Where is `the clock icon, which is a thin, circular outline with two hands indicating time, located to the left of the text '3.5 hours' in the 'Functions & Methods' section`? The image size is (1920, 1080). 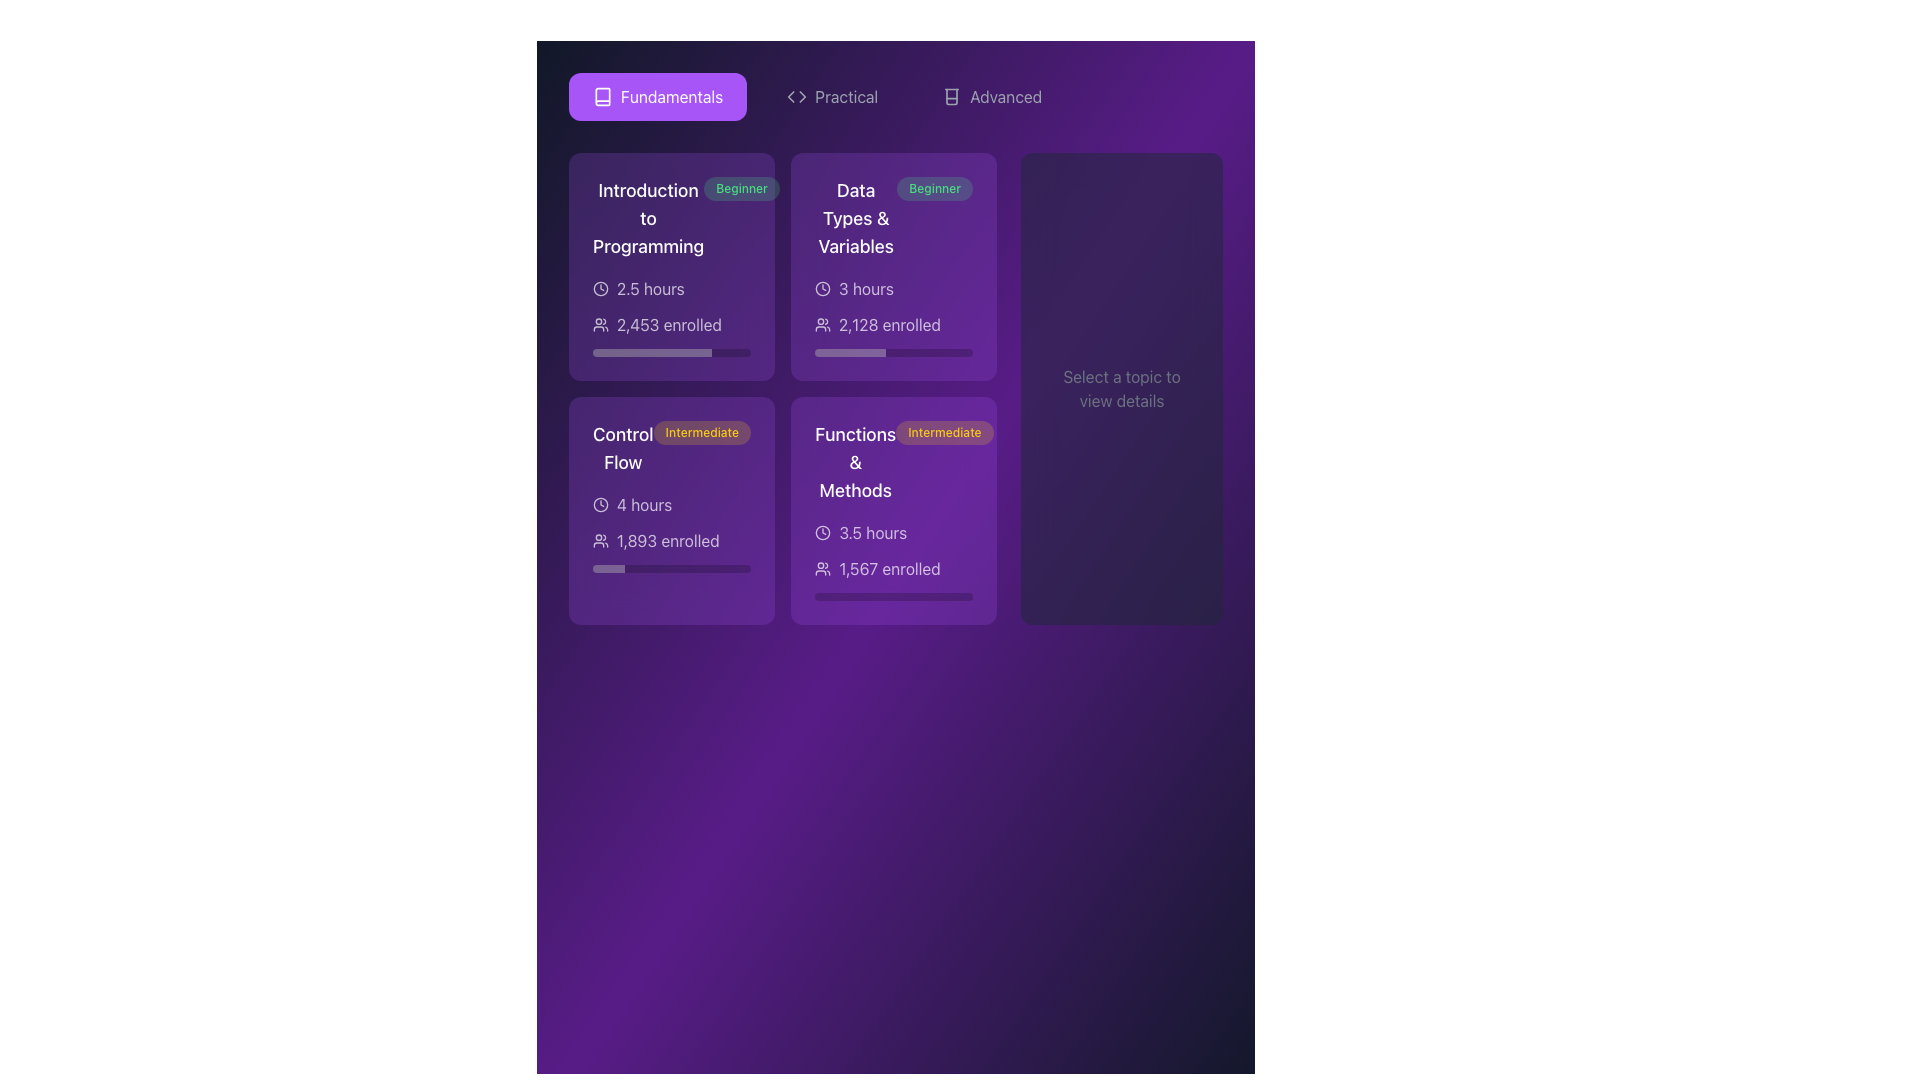
the clock icon, which is a thin, circular outline with two hands indicating time, located to the left of the text '3.5 hours' in the 'Functions & Methods' section is located at coordinates (822, 531).